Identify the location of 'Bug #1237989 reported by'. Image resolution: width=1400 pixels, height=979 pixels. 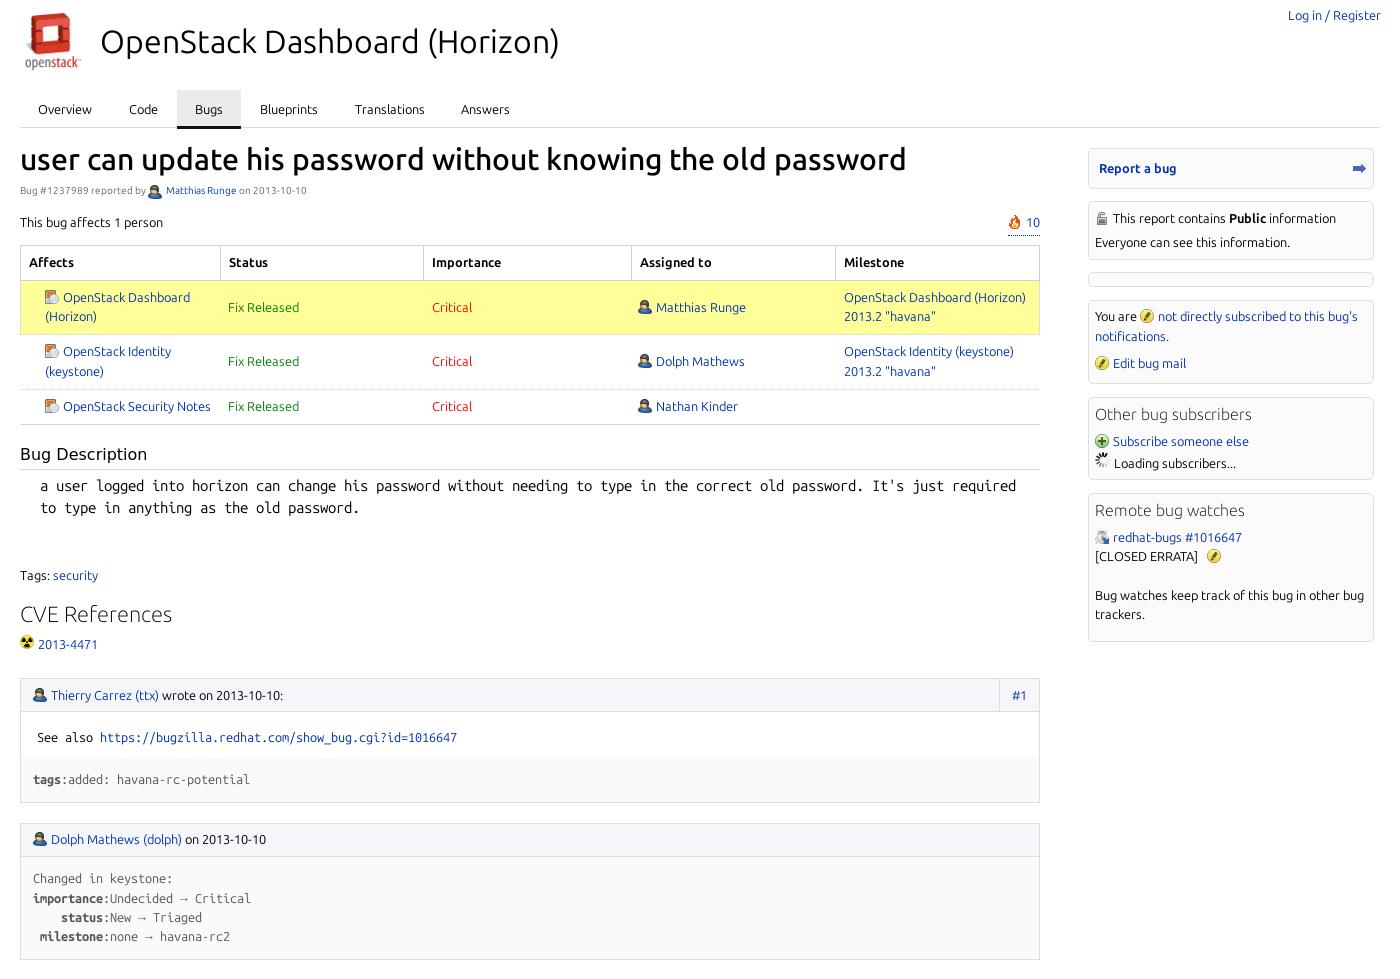
(84, 189).